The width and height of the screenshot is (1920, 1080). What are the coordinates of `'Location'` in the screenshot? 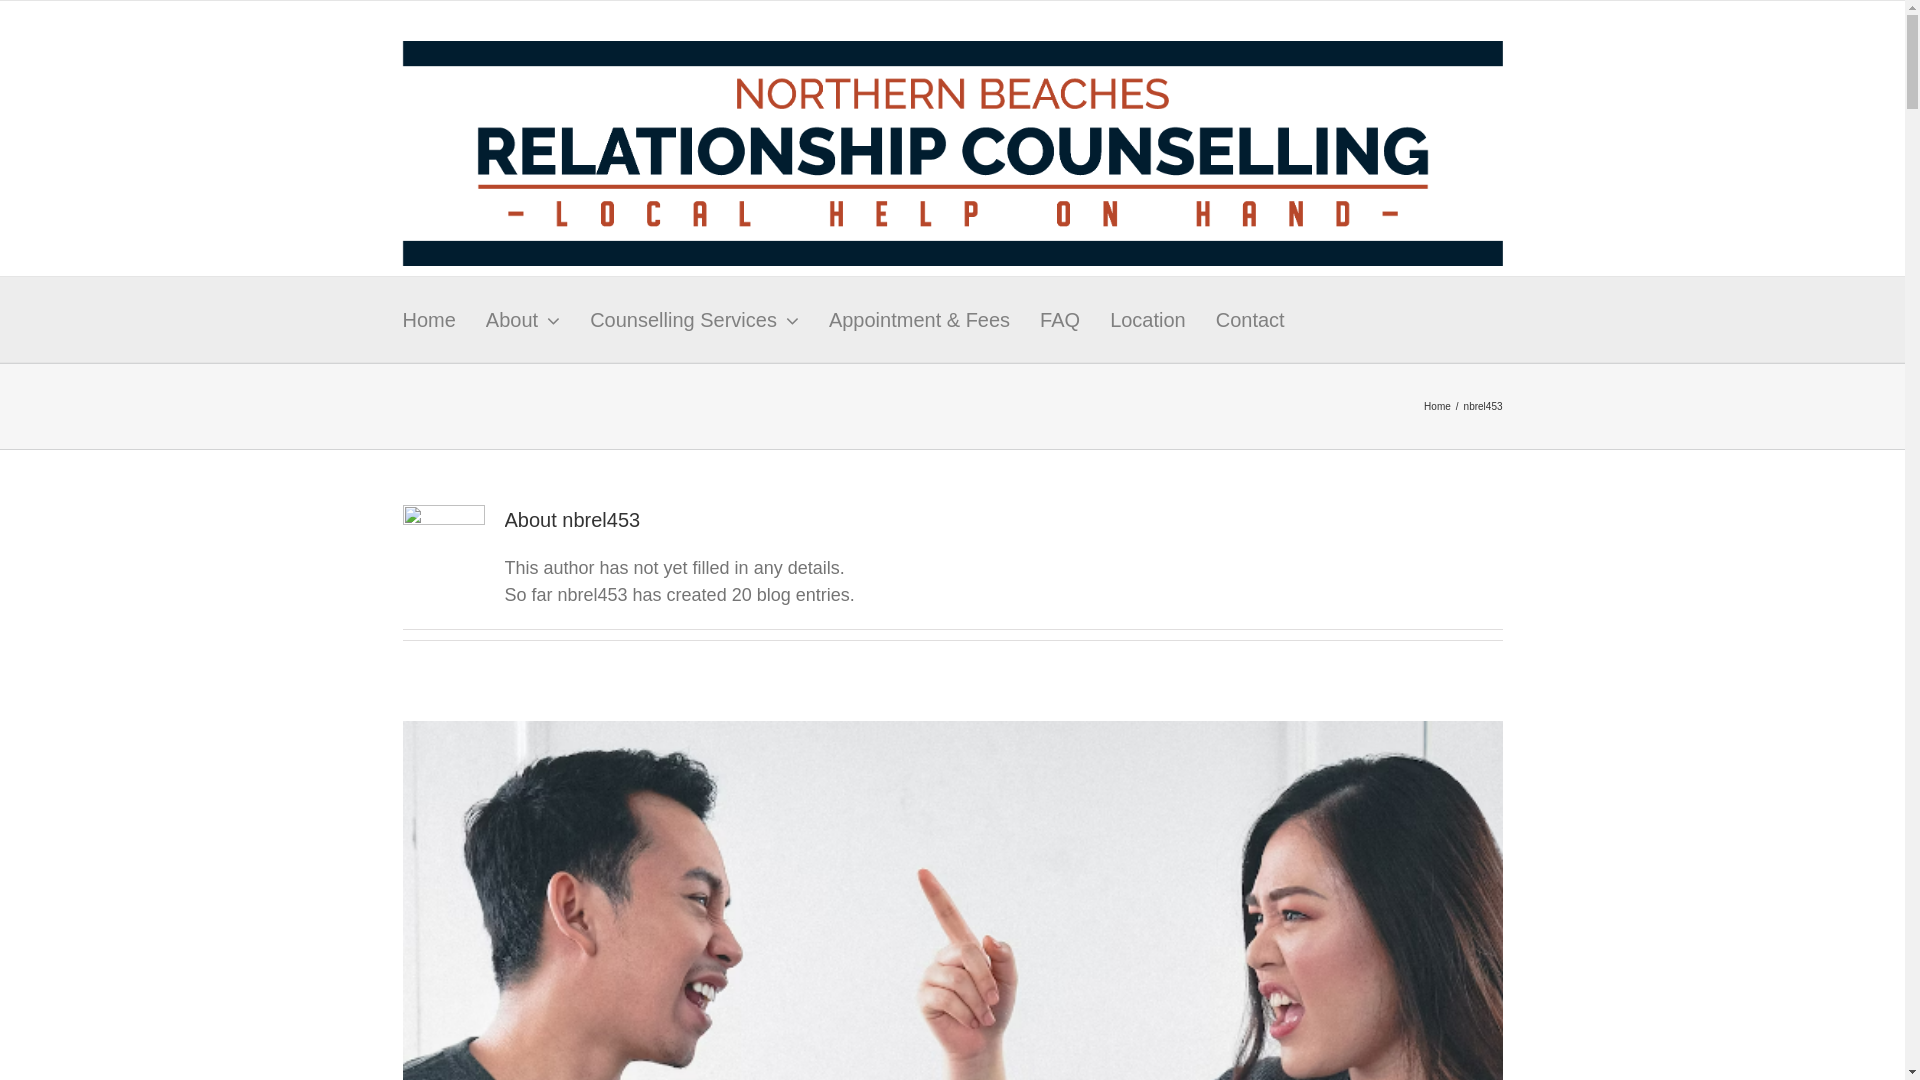 It's located at (1108, 318).